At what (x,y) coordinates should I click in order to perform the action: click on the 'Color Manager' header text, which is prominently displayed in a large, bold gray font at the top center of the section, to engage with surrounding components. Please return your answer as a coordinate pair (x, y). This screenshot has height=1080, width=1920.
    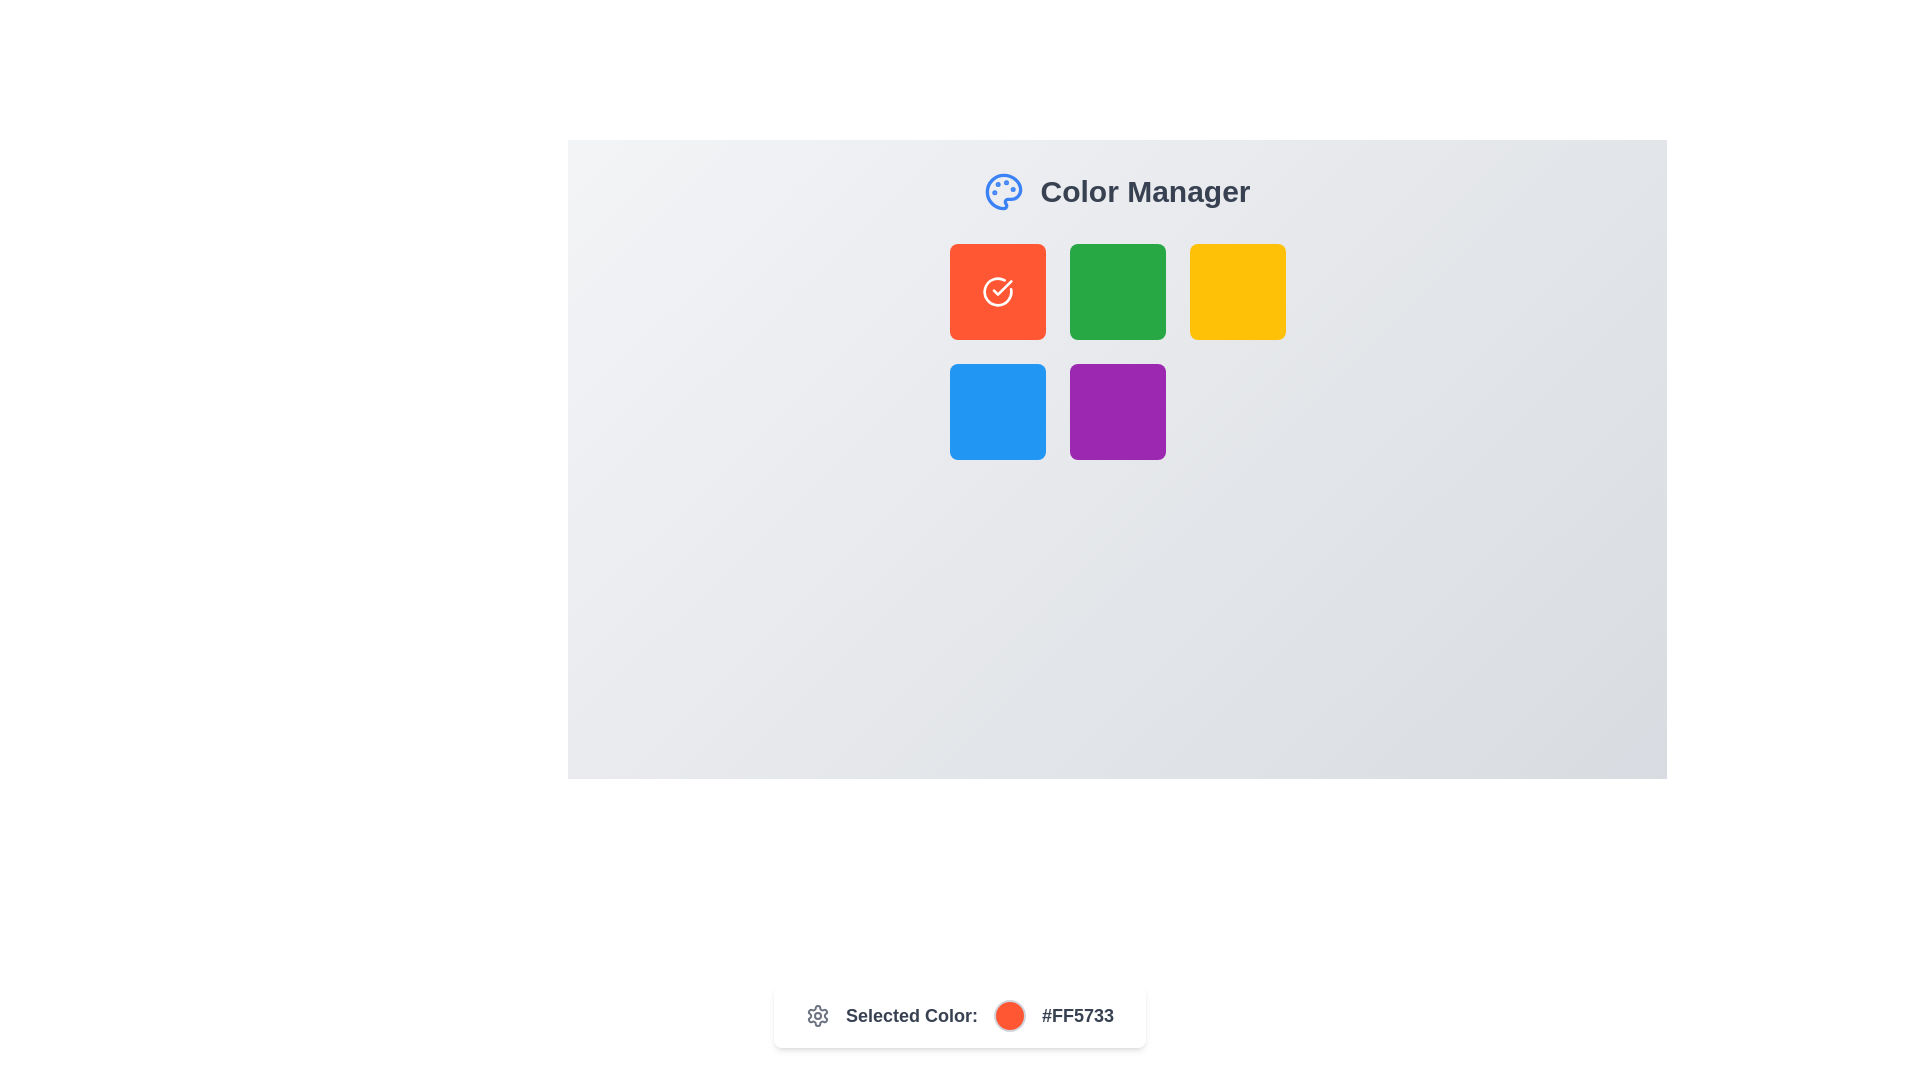
    Looking at the image, I should click on (1145, 192).